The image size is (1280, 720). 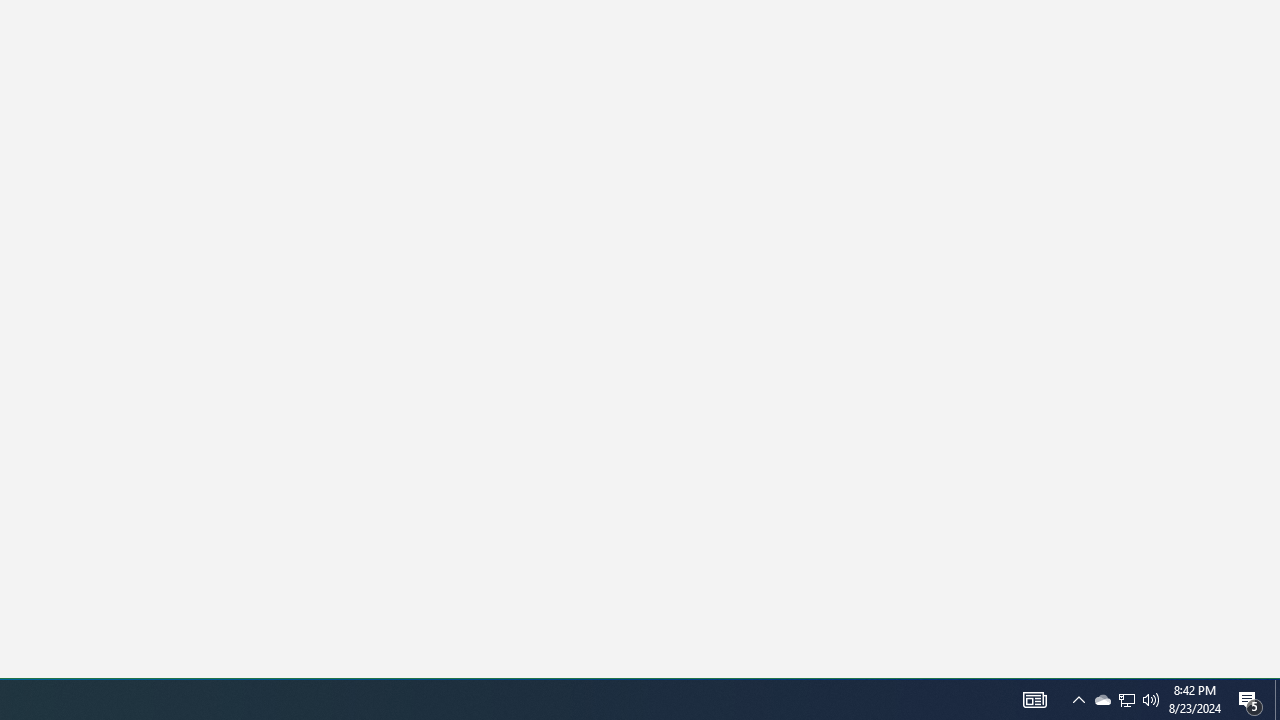 I want to click on 'User Promoted Notification Area', so click(x=1127, y=698).